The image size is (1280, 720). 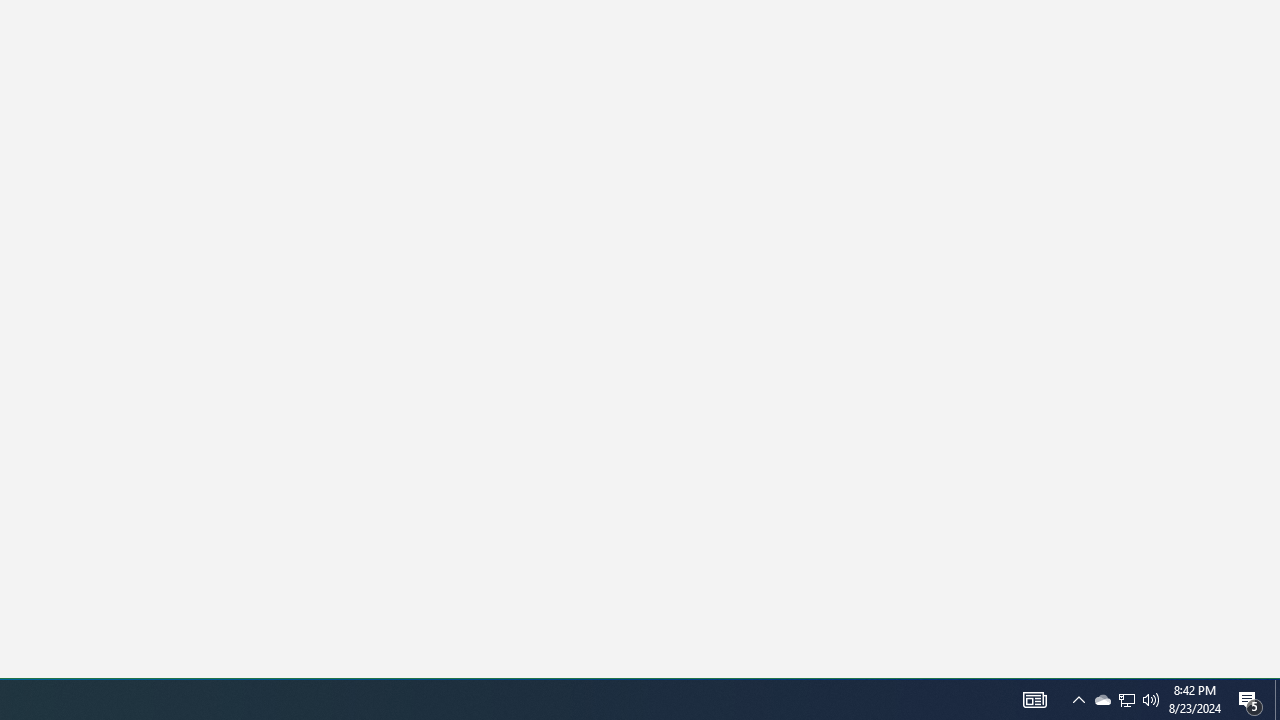 I want to click on 'User Promoted Notification Area', so click(x=1127, y=698).